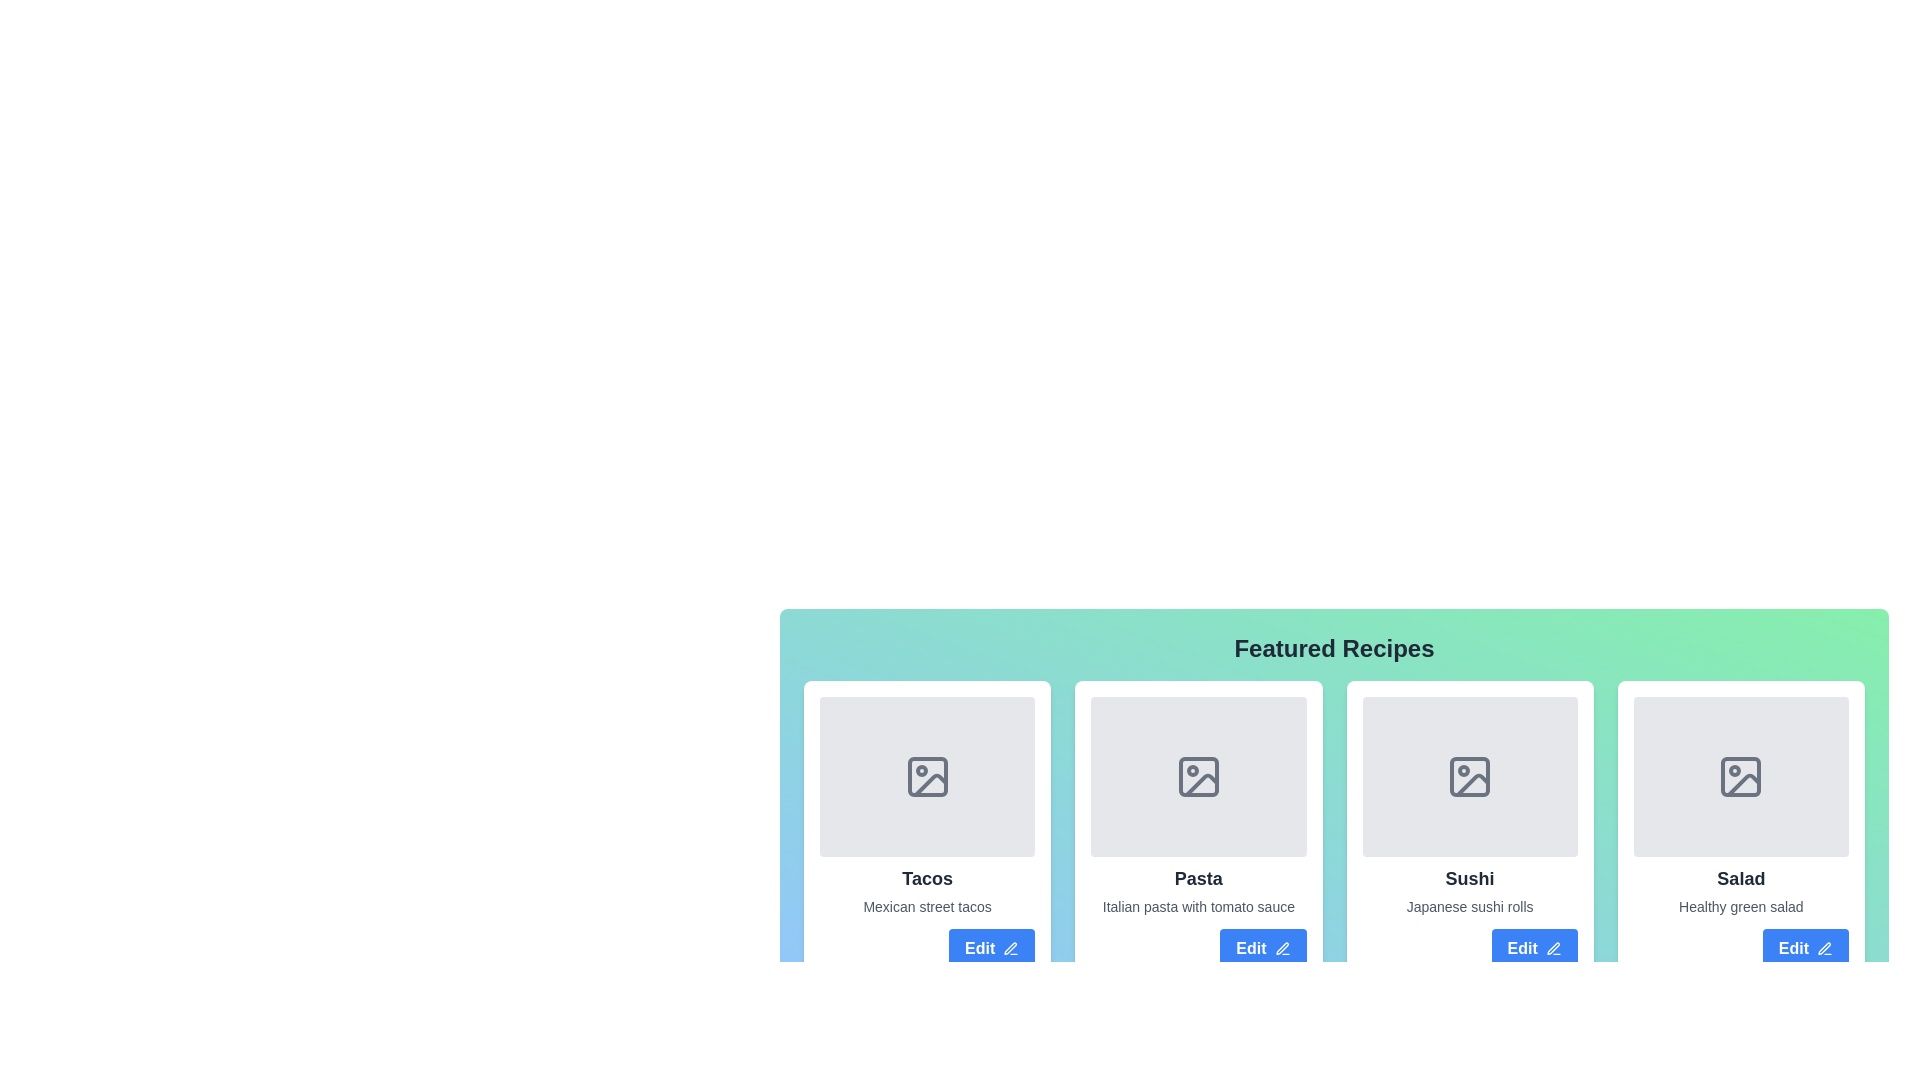 Image resolution: width=1920 pixels, height=1080 pixels. Describe the element at coordinates (1470, 775) in the screenshot. I see `the image icon representing the 'Sushi' card, which is the central feature of the third card in the 'Featured Recipes' section` at that location.